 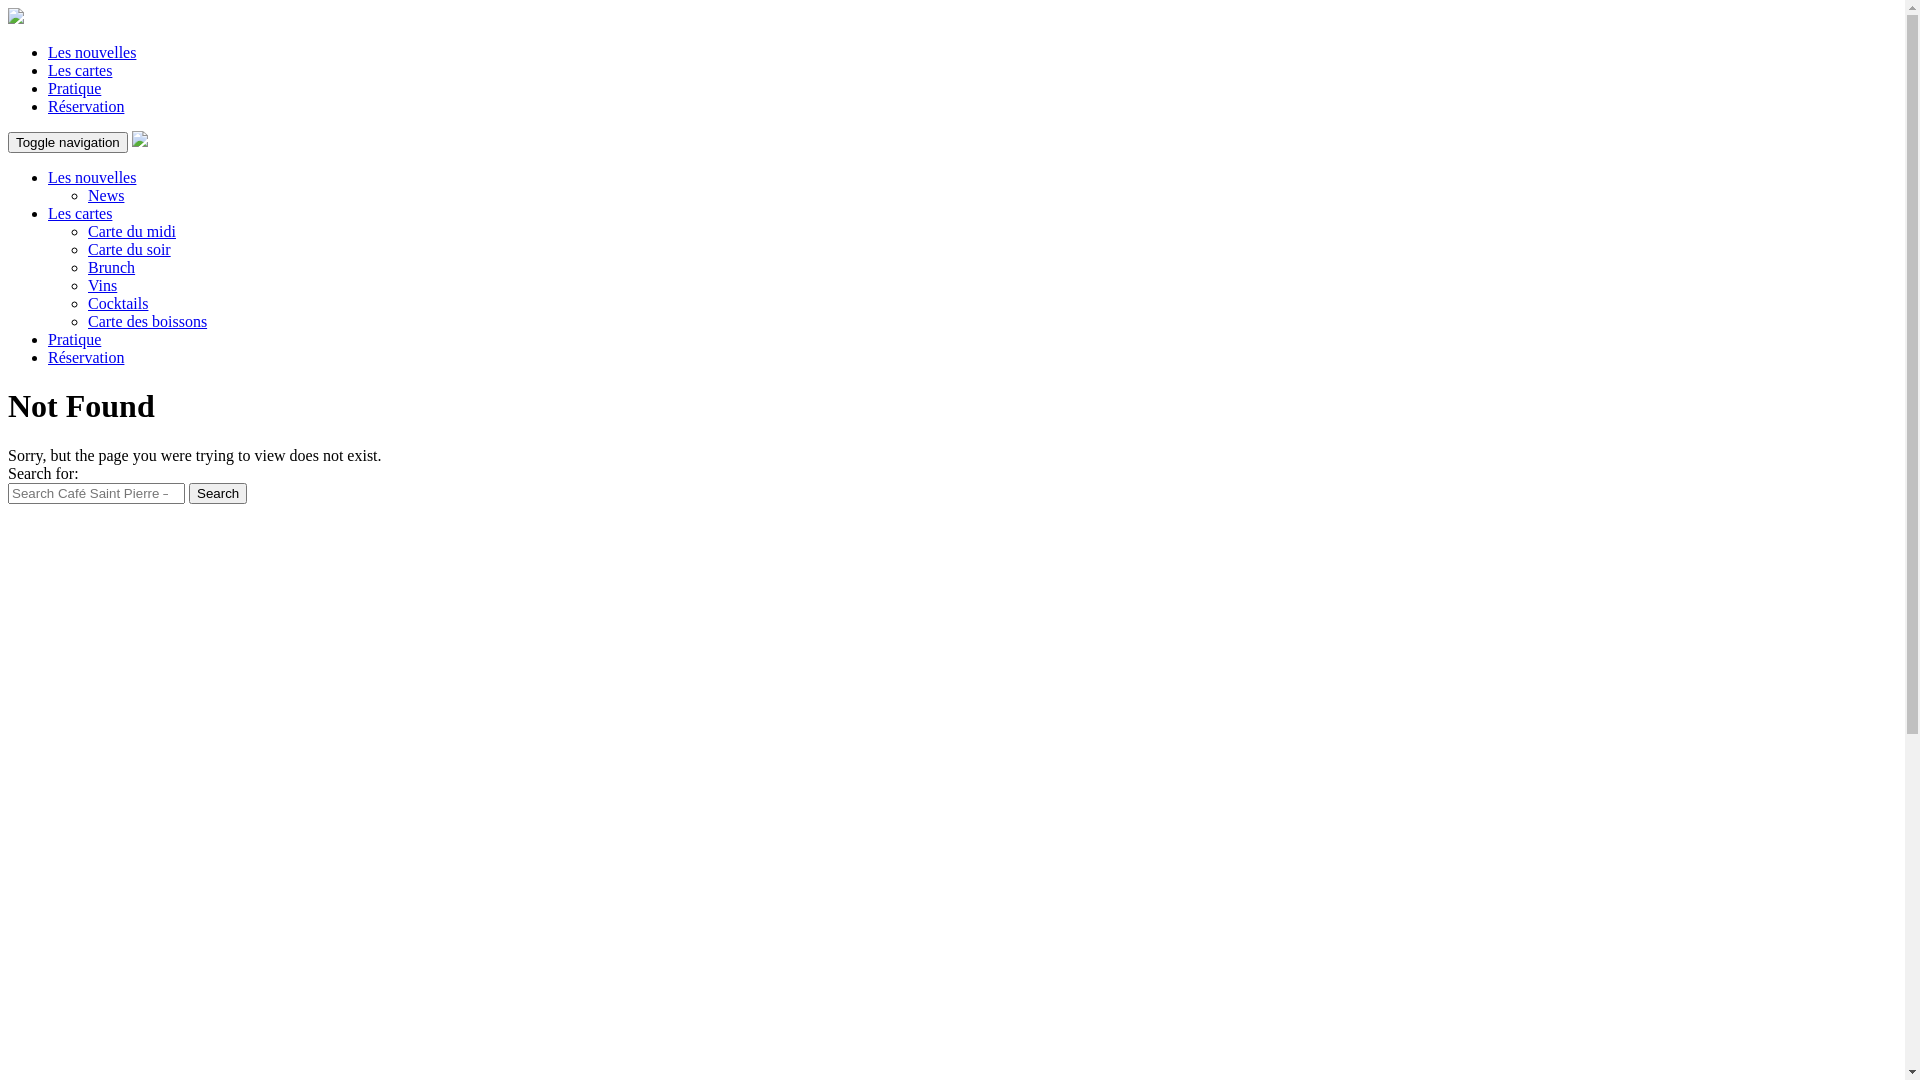 What do you see at coordinates (48, 69) in the screenshot?
I see `'Les cartes'` at bounding box center [48, 69].